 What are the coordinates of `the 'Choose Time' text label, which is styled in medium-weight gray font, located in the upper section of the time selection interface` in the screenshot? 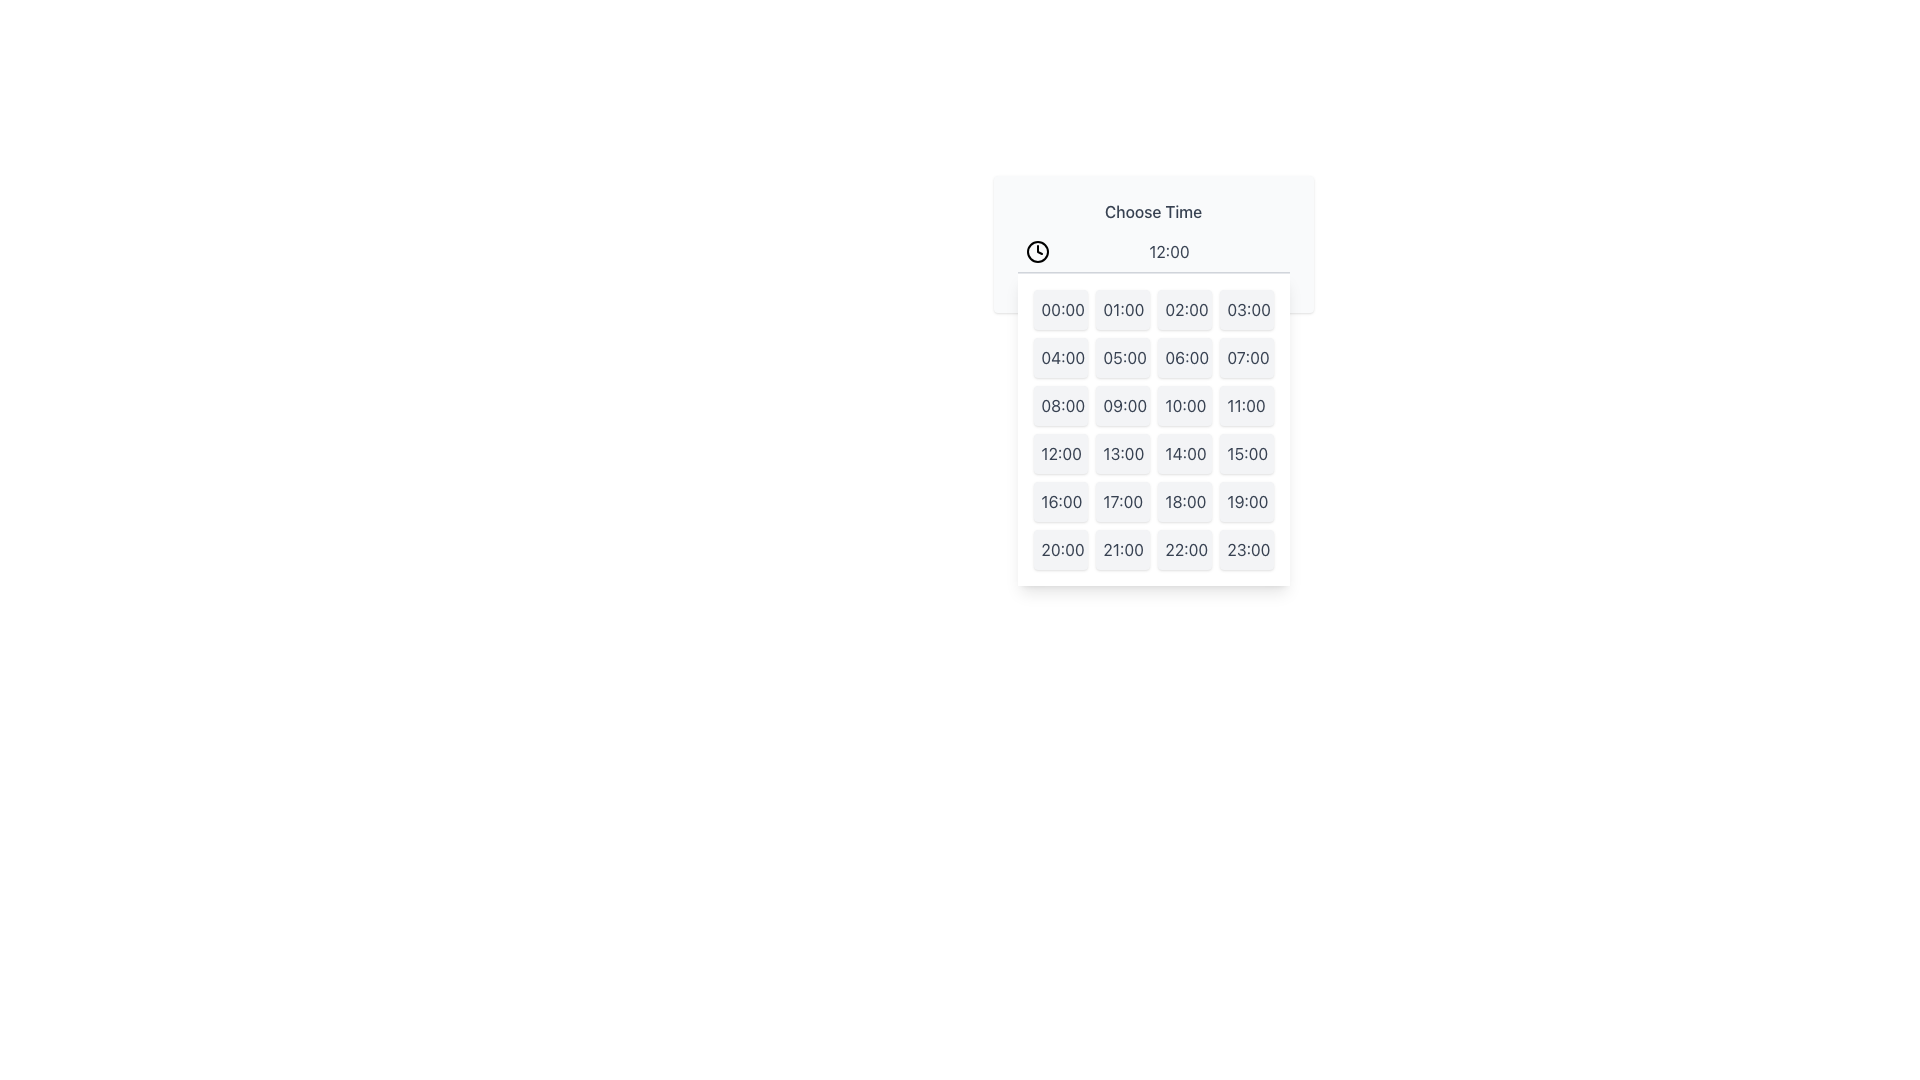 It's located at (1153, 212).